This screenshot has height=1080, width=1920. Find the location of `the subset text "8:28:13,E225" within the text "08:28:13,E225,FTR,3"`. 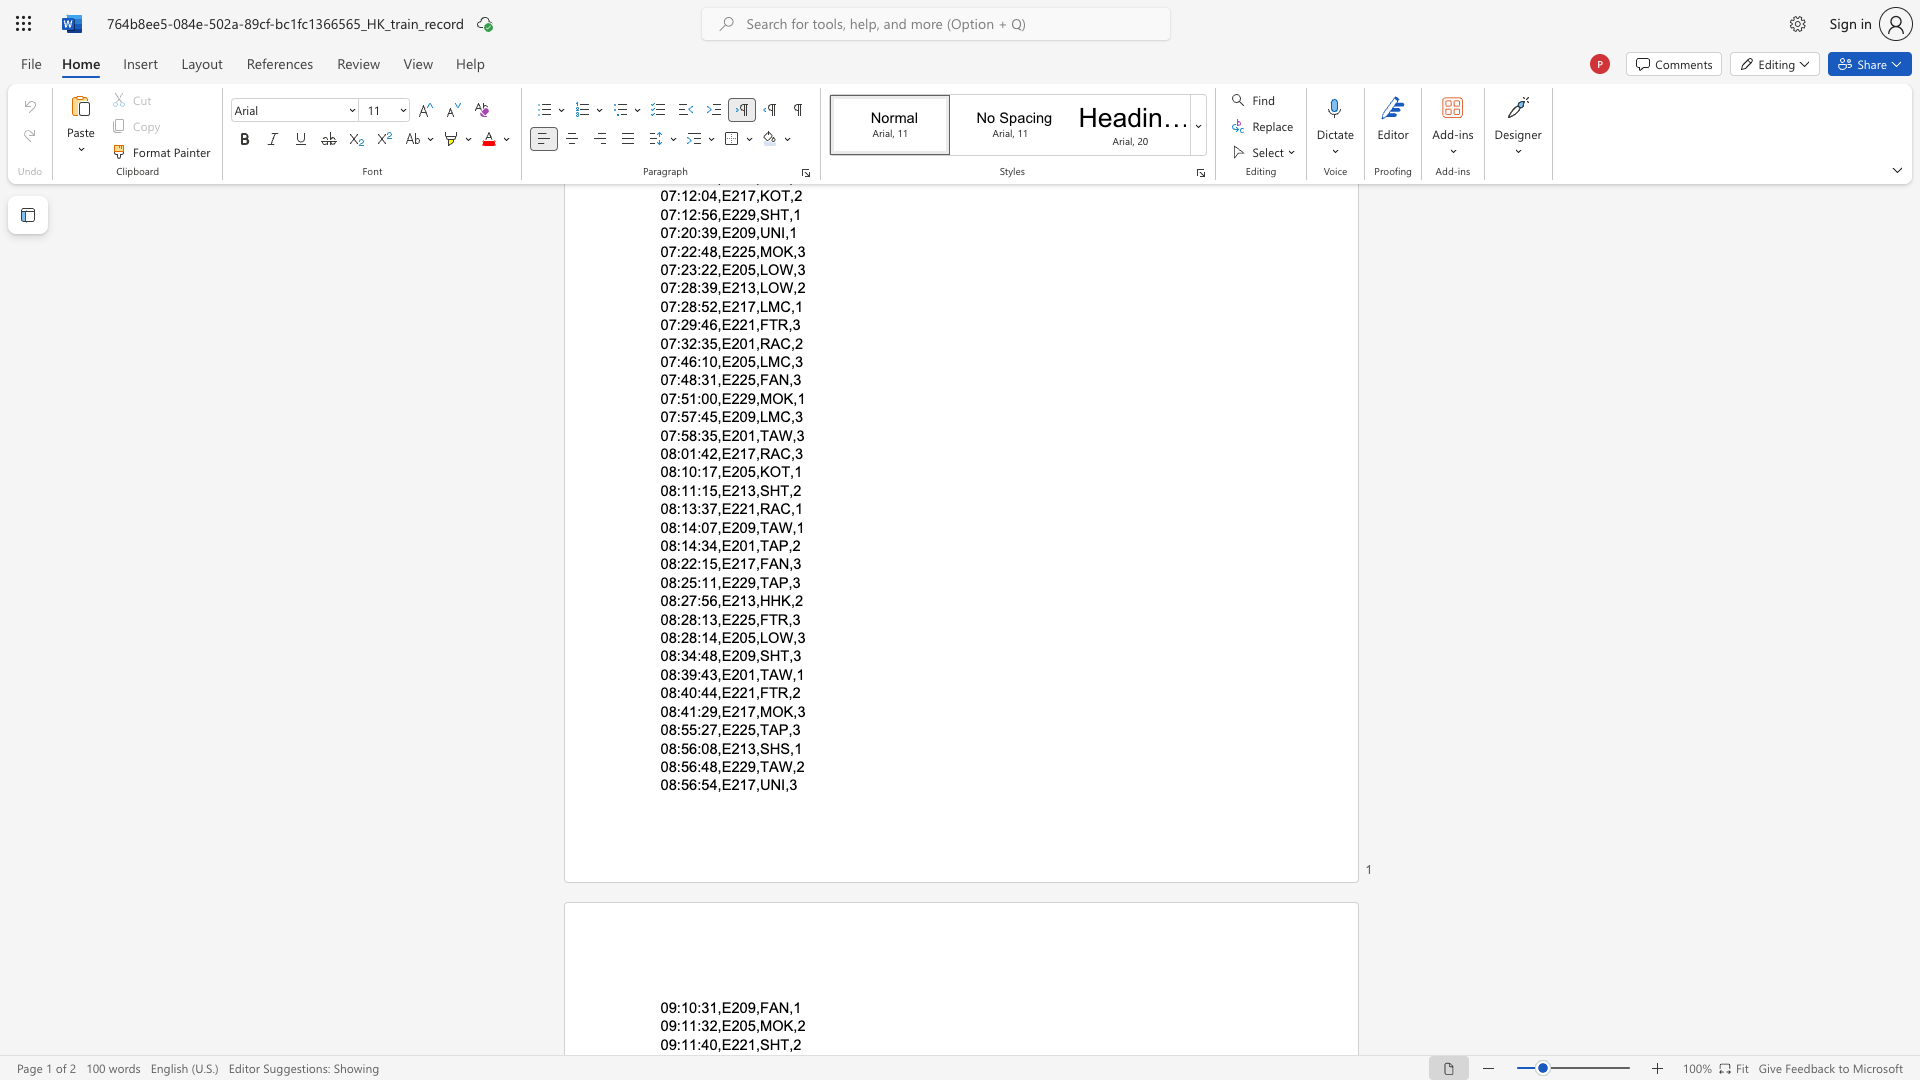

the subset text "8:28:13,E225" within the text "08:28:13,E225,FTR,3" is located at coordinates (668, 618).